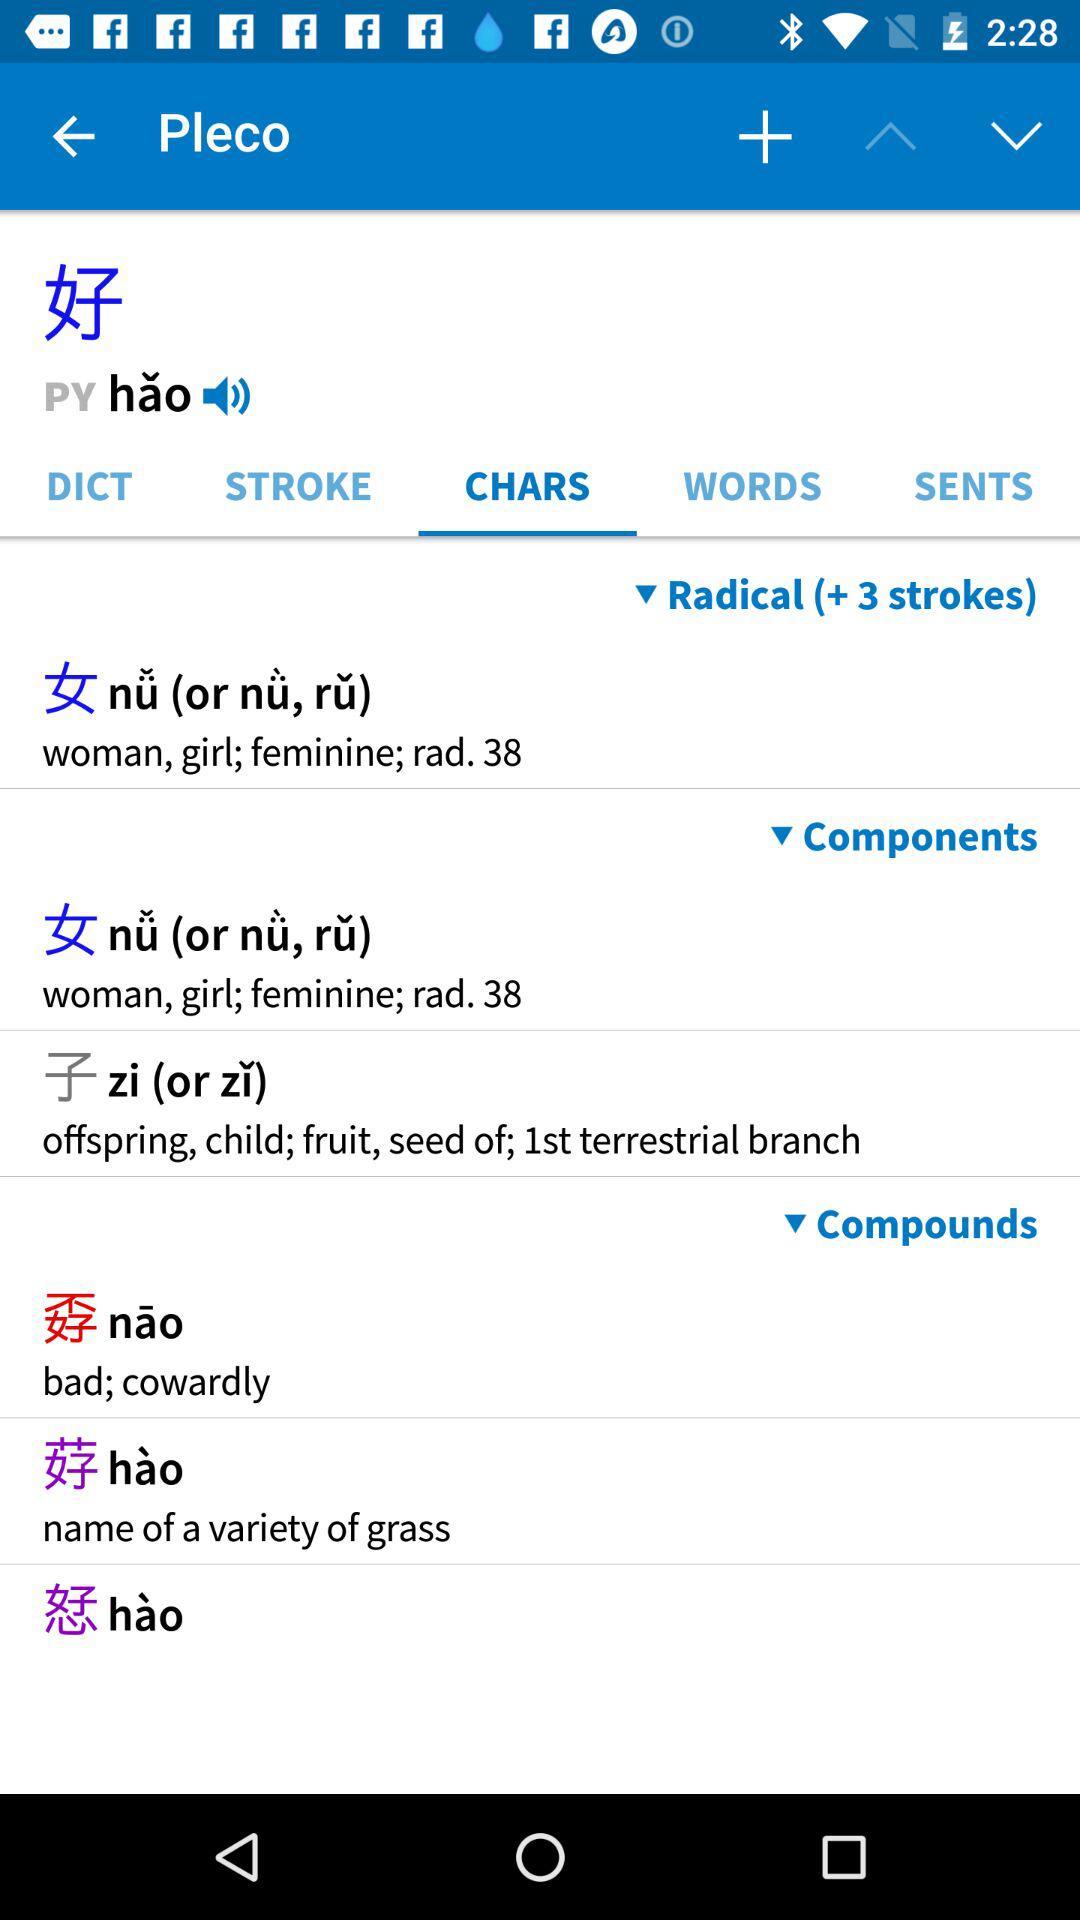  Describe the element at coordinates (972, 483) in the screenshot. I see `sents` at that location.